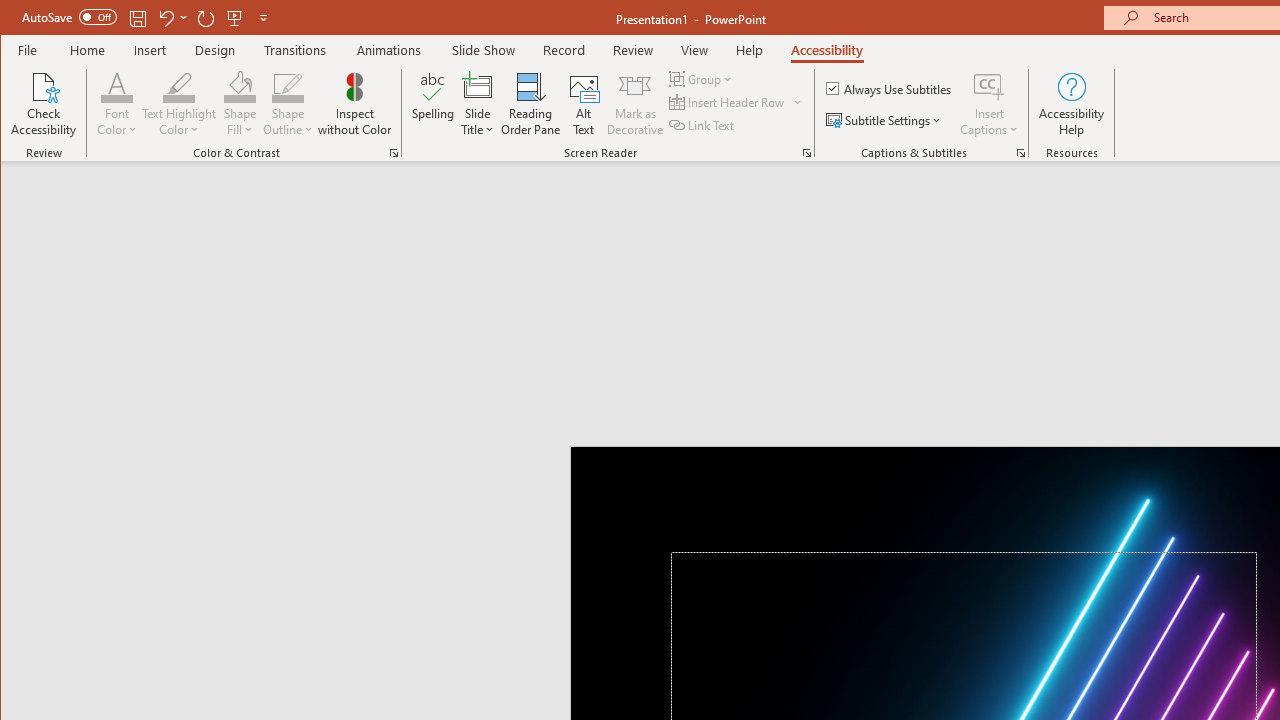 The width and height of the screenshot is (1280, 720). What do you see at coordinates (807, 152) in the screenshot?
I see `'Screen Reader'` at bounding box center [807, 152].